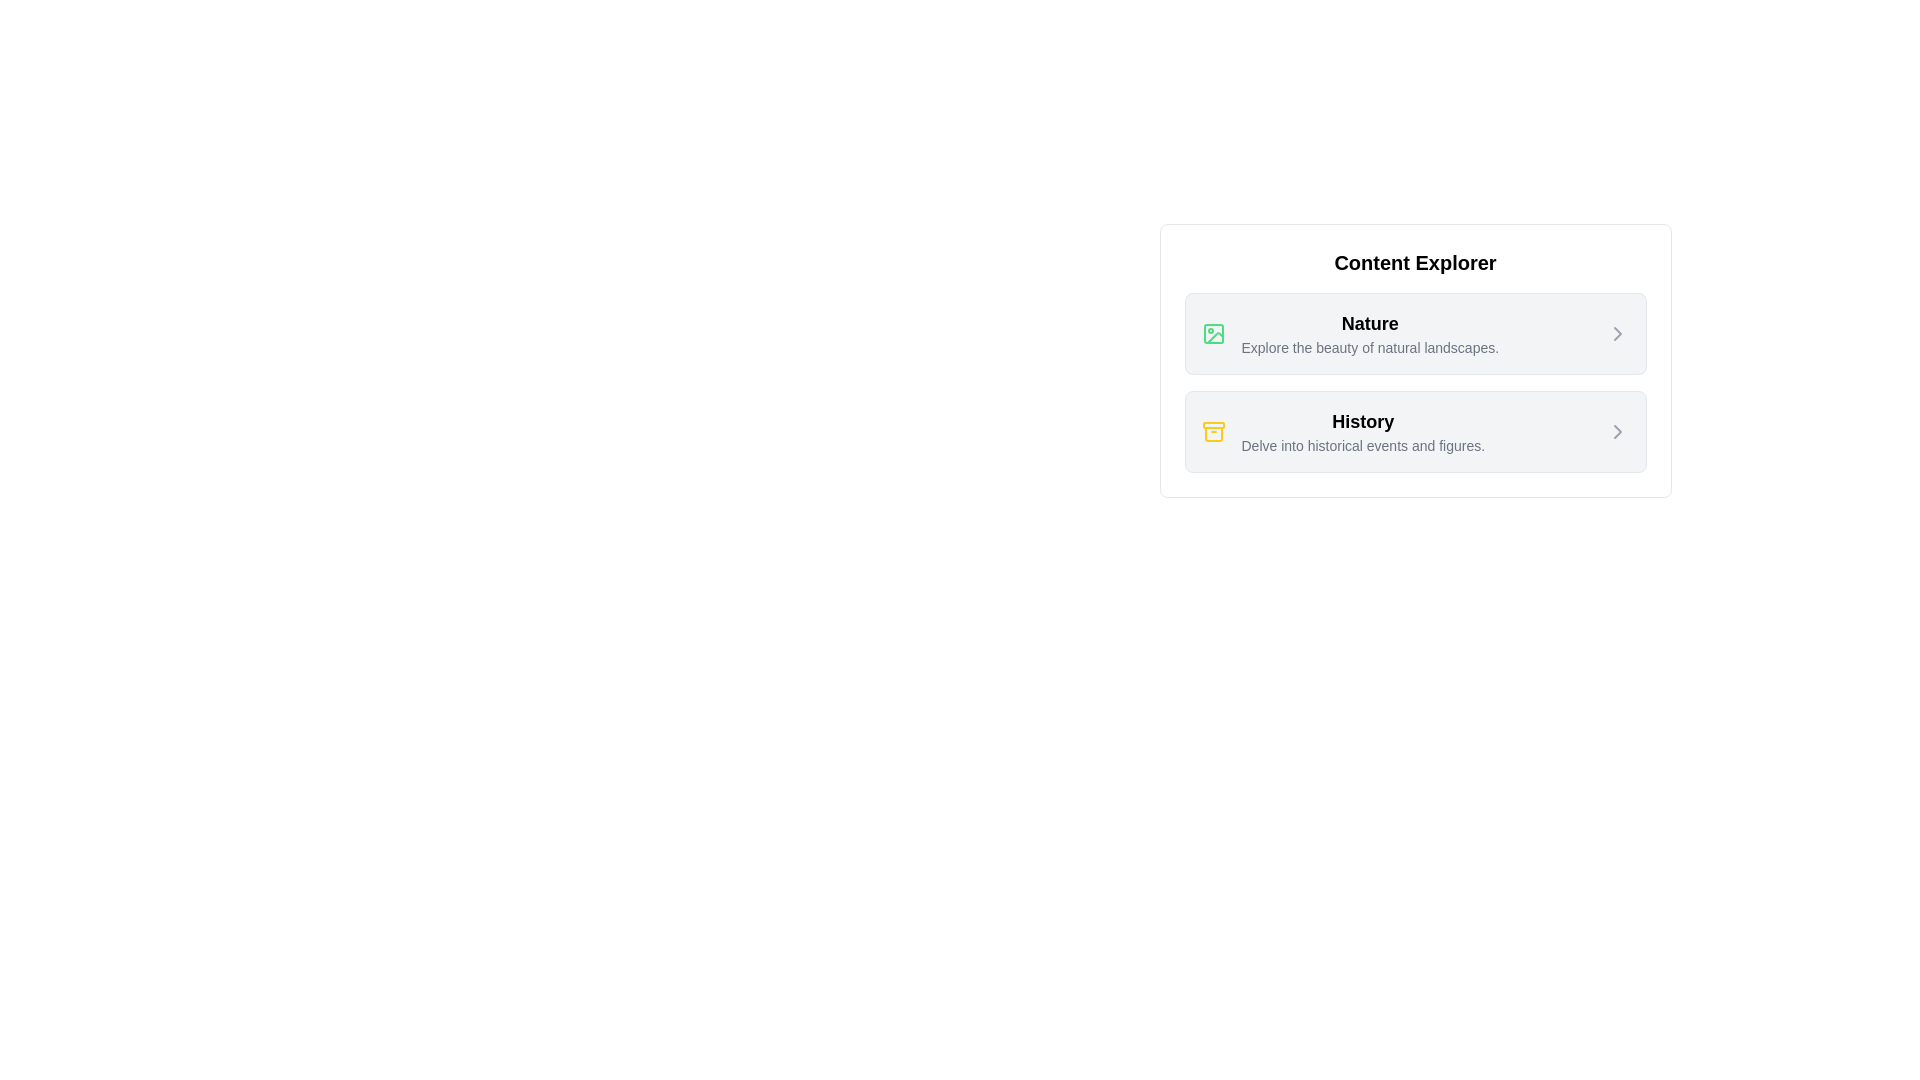  I want to click on the text label that serves as a title or heading for a section related to historical topics, located below the 'Nature' item in the menu, so click(1362, 420).